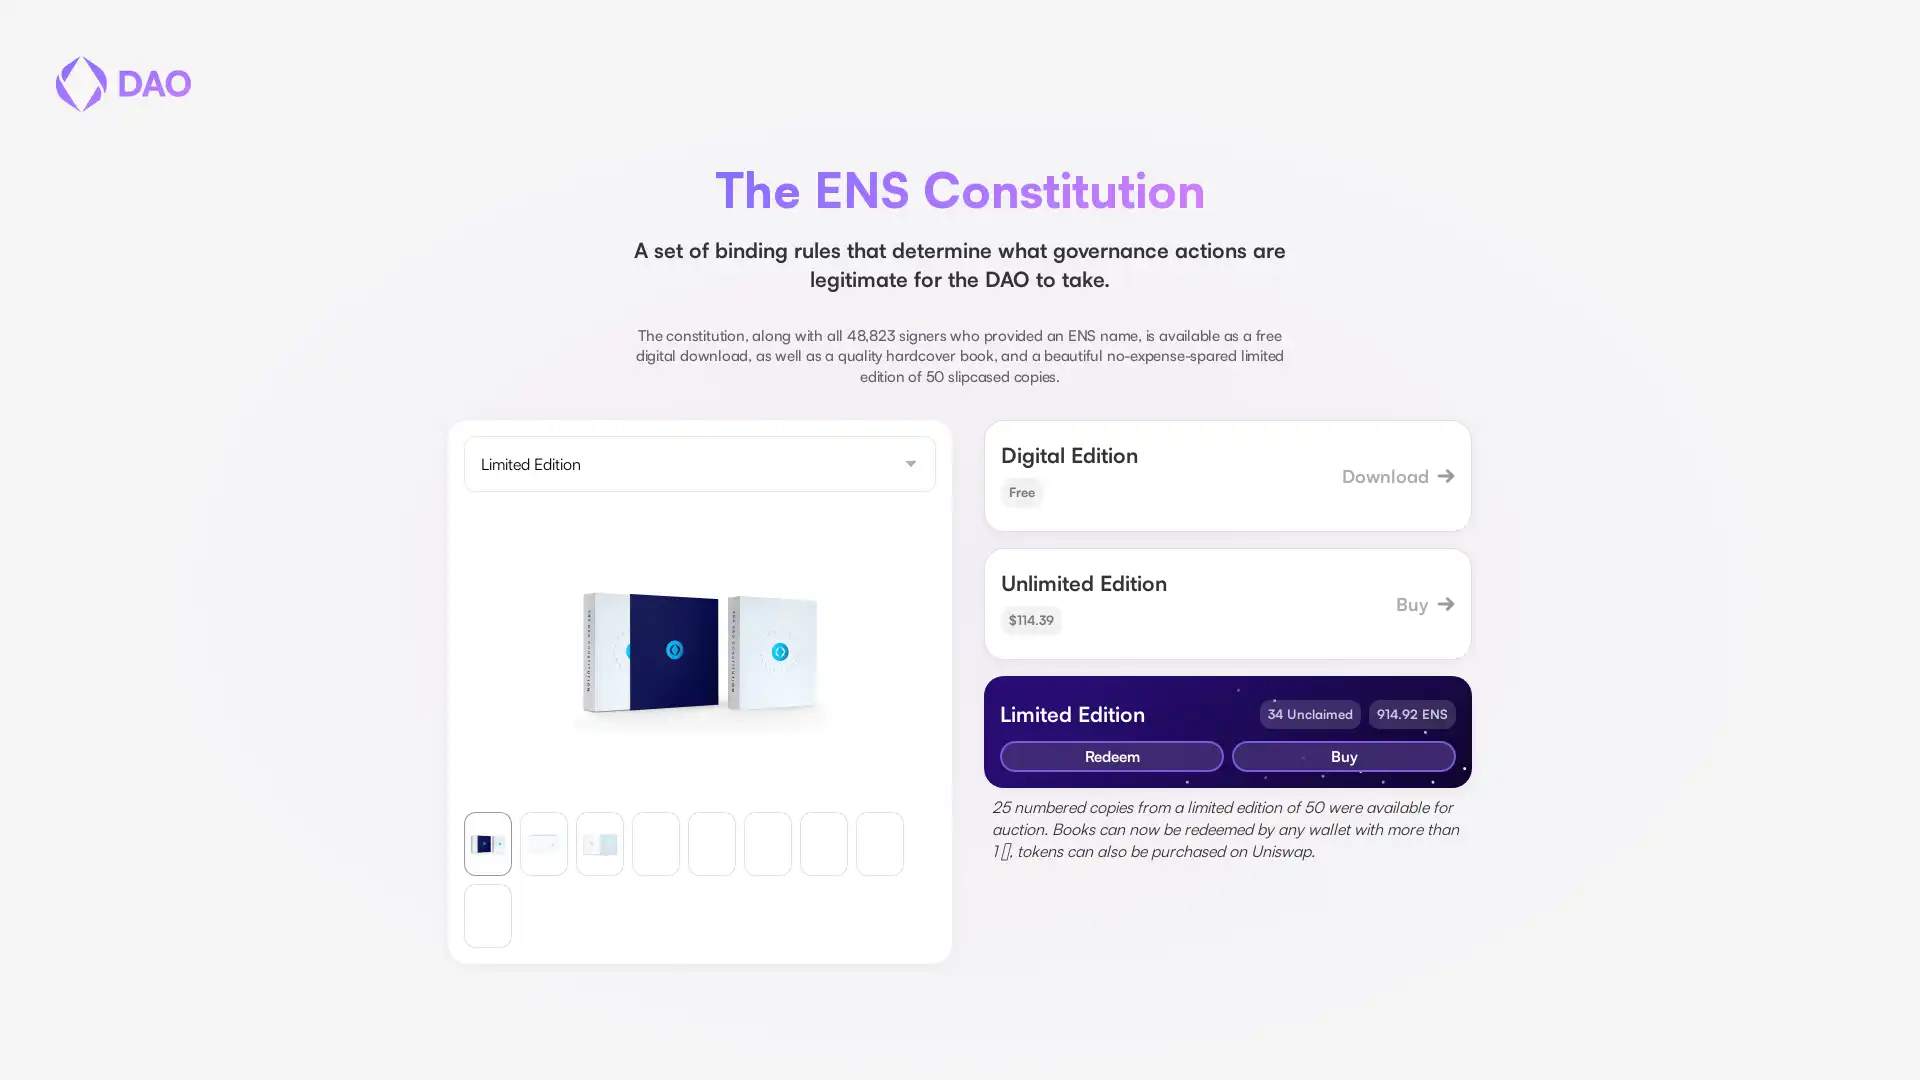 This screenshot has height=1080, width=1920. Describe the element at coordinates (599, 843) in the screenshot. I see `Limited edition page example 1` at that location.